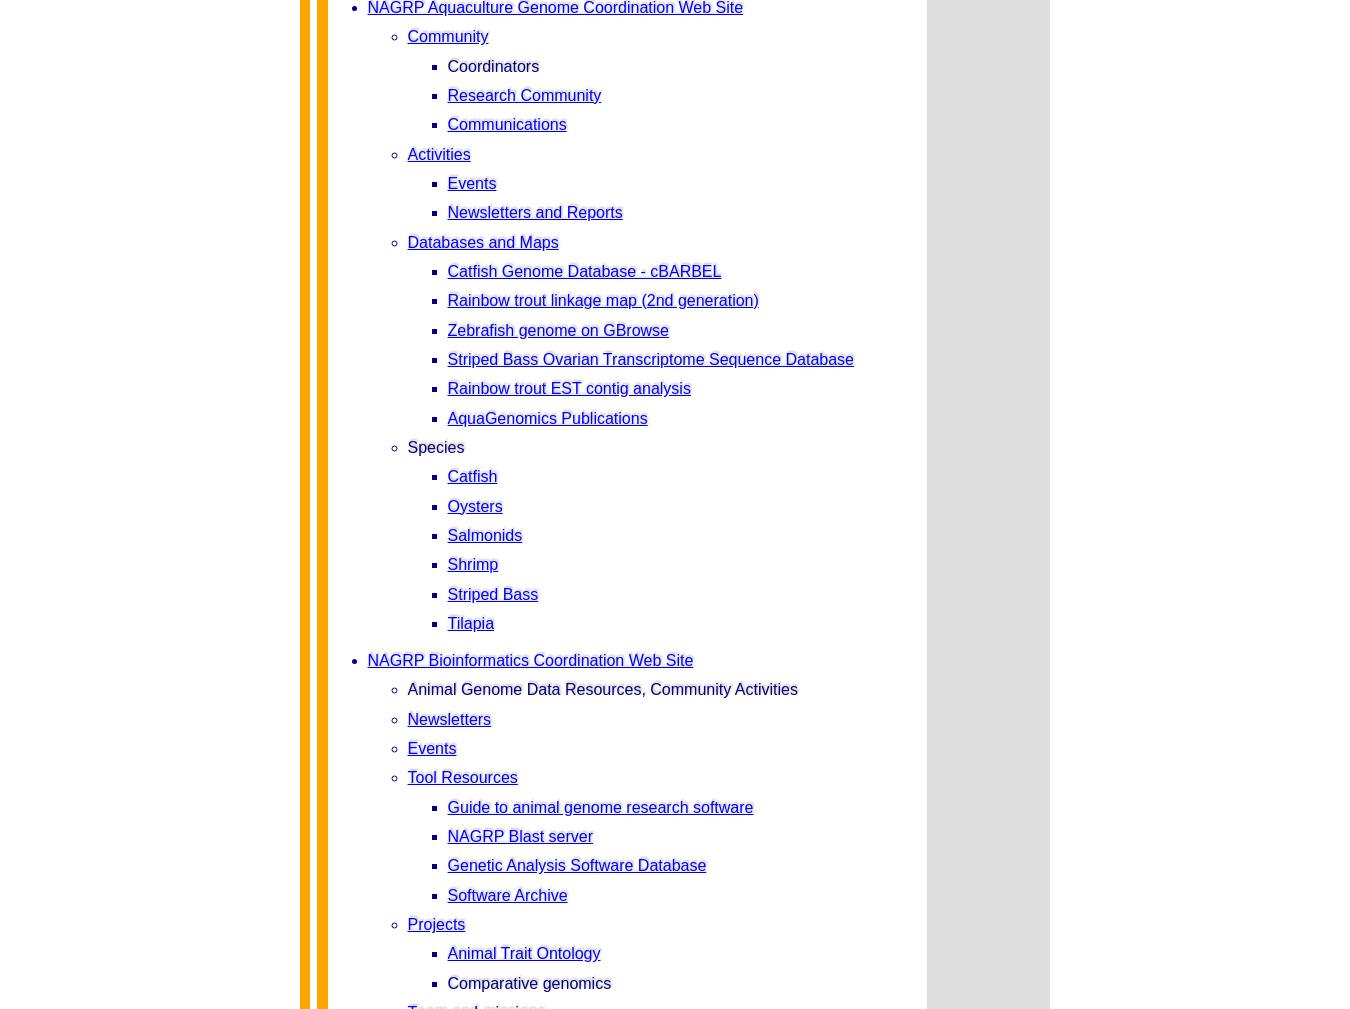 The width and height of the screenshot is (1350, 1009). I want to click on 'Newsletters and Reports', so click(533, 211).